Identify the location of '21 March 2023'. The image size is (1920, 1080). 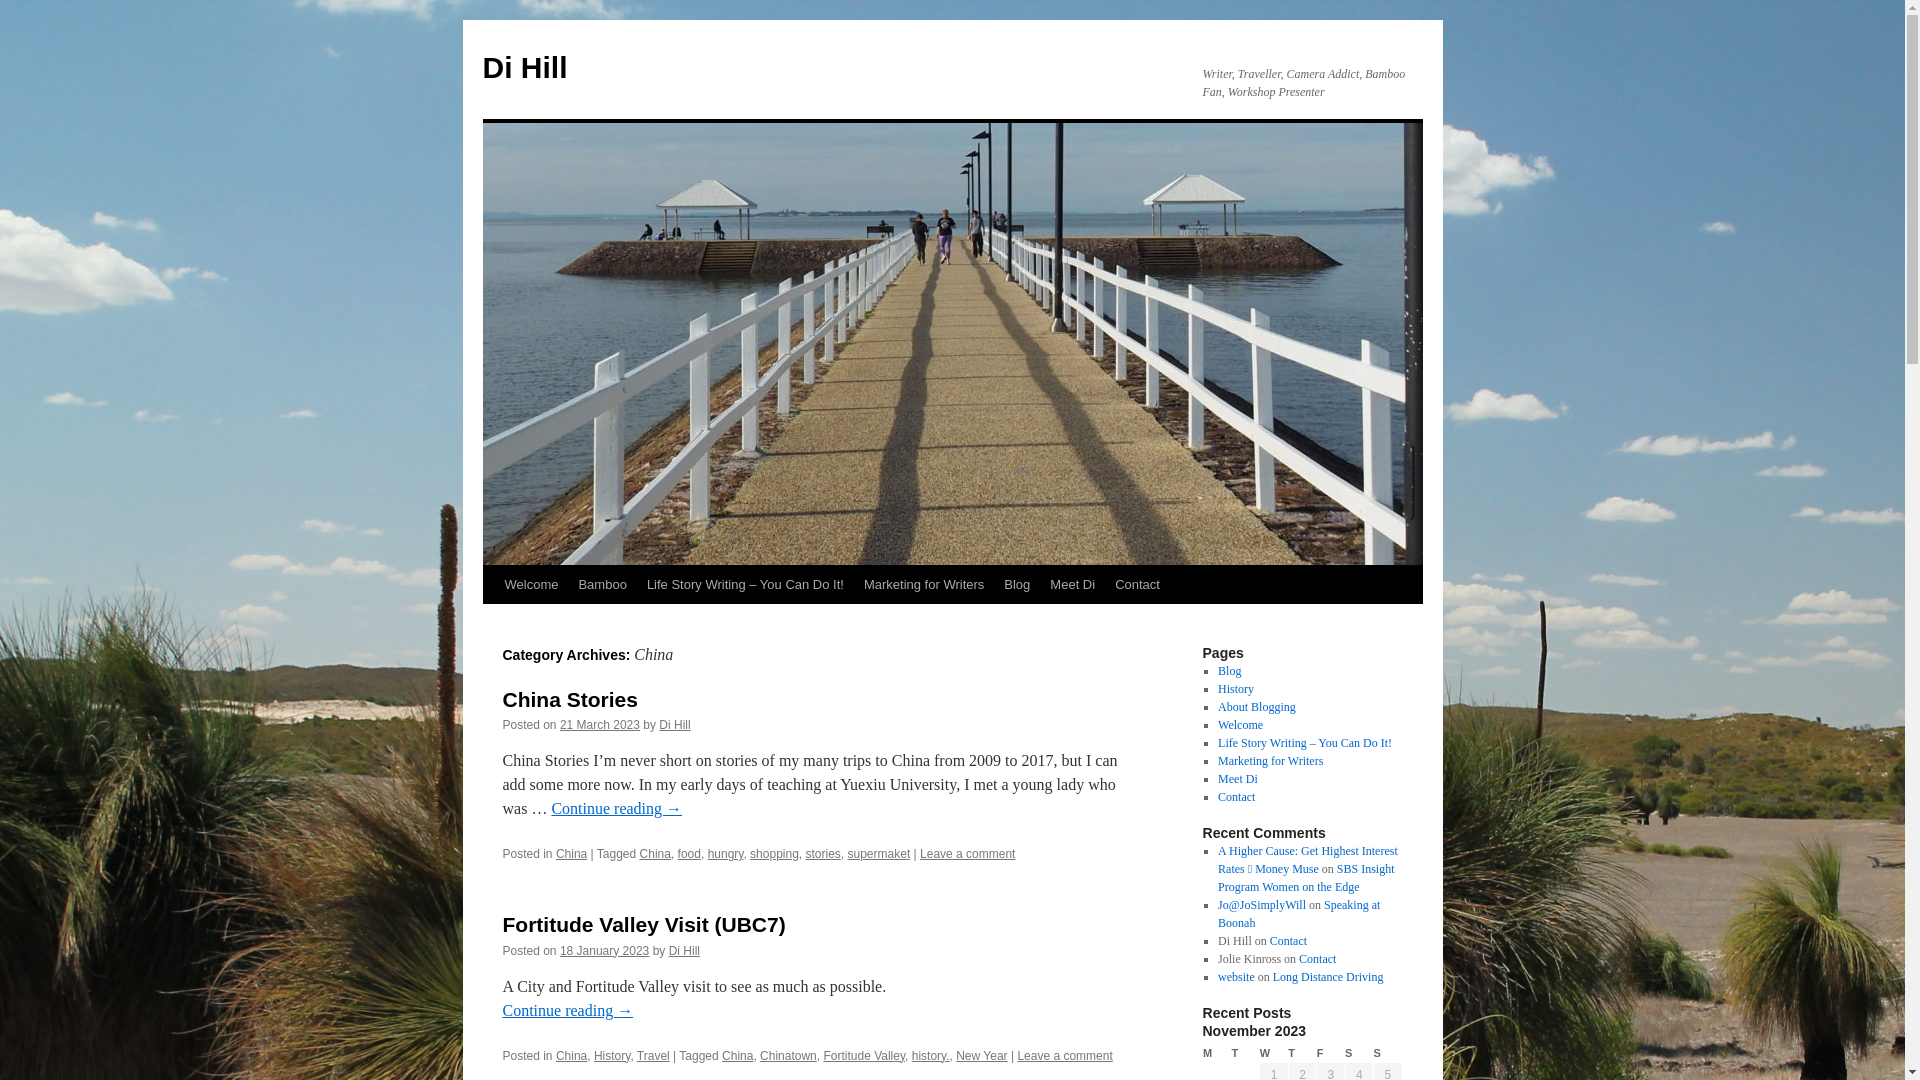
(599, 725).